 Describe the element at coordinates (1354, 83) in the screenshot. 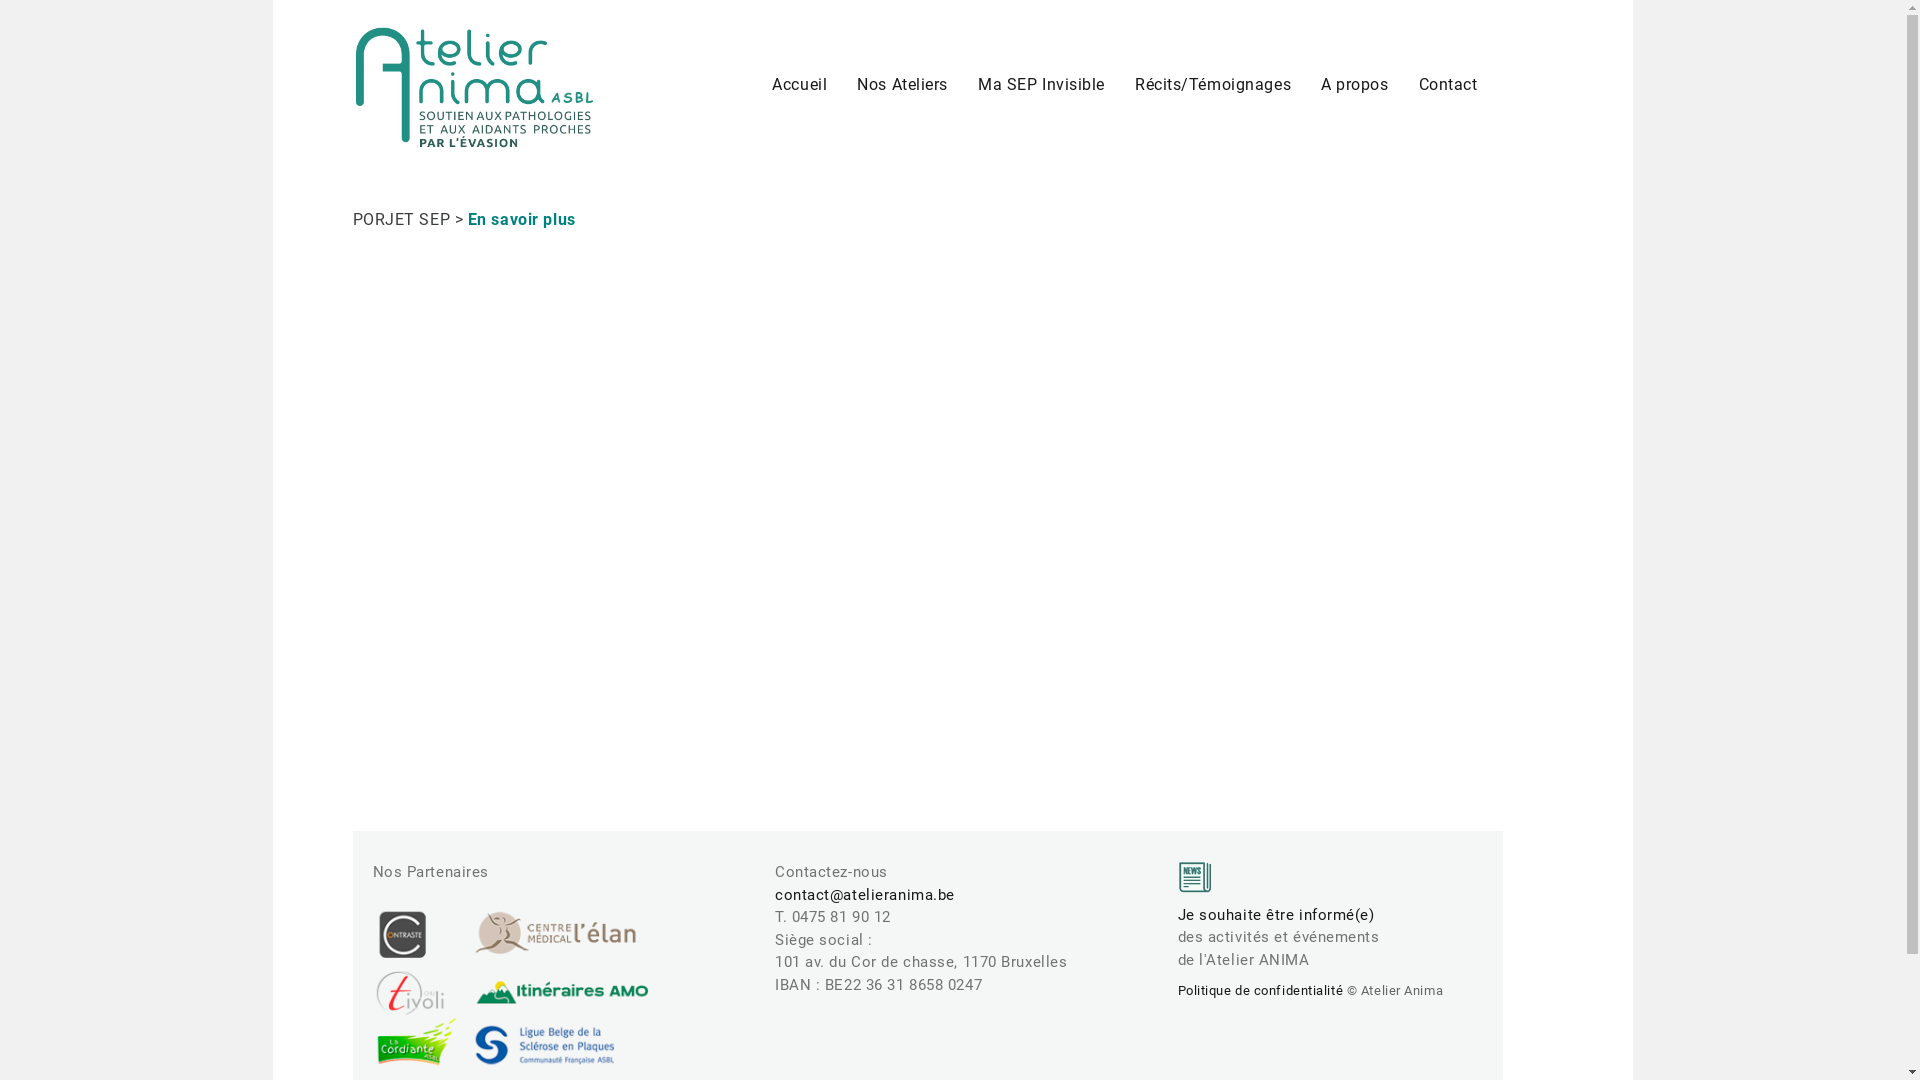

I see `'A propos'` at that location.